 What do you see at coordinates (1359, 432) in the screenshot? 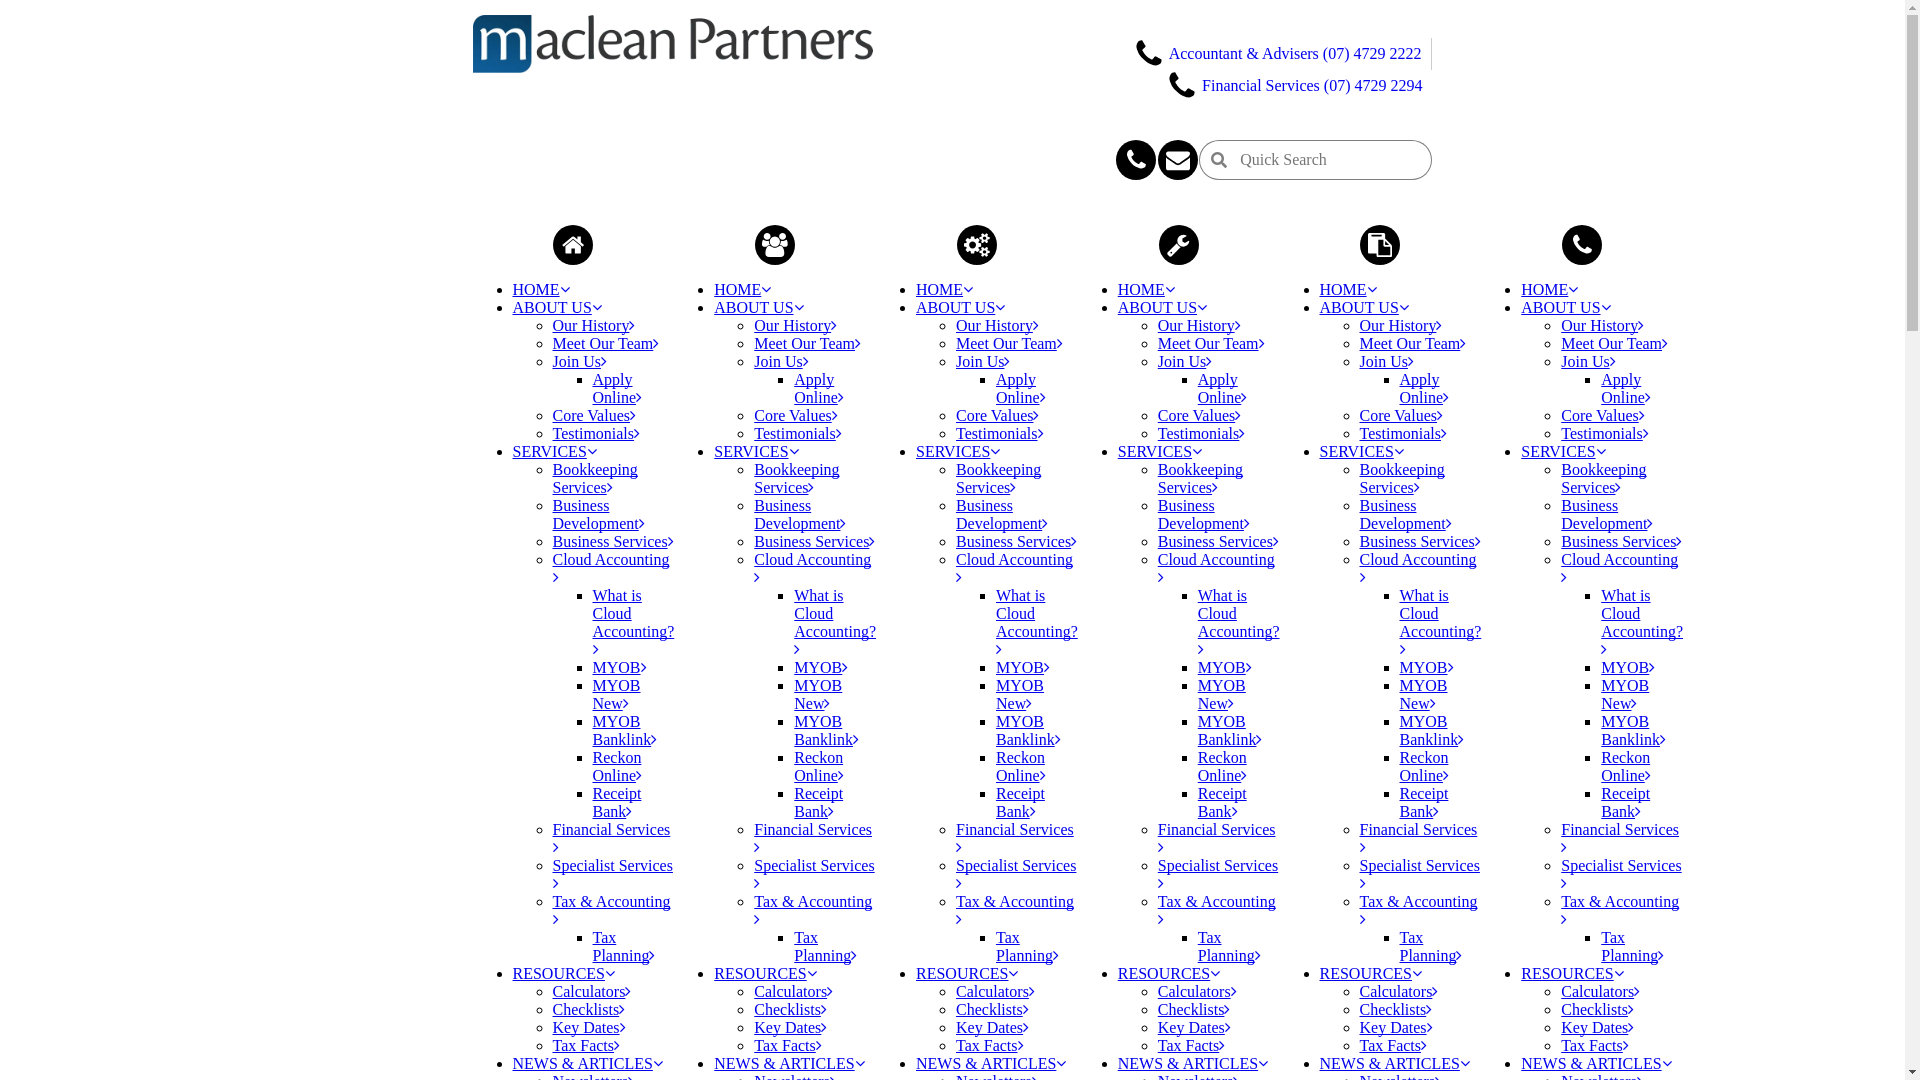
I see `'Testimonials'` at bounding box center [1359, 432].